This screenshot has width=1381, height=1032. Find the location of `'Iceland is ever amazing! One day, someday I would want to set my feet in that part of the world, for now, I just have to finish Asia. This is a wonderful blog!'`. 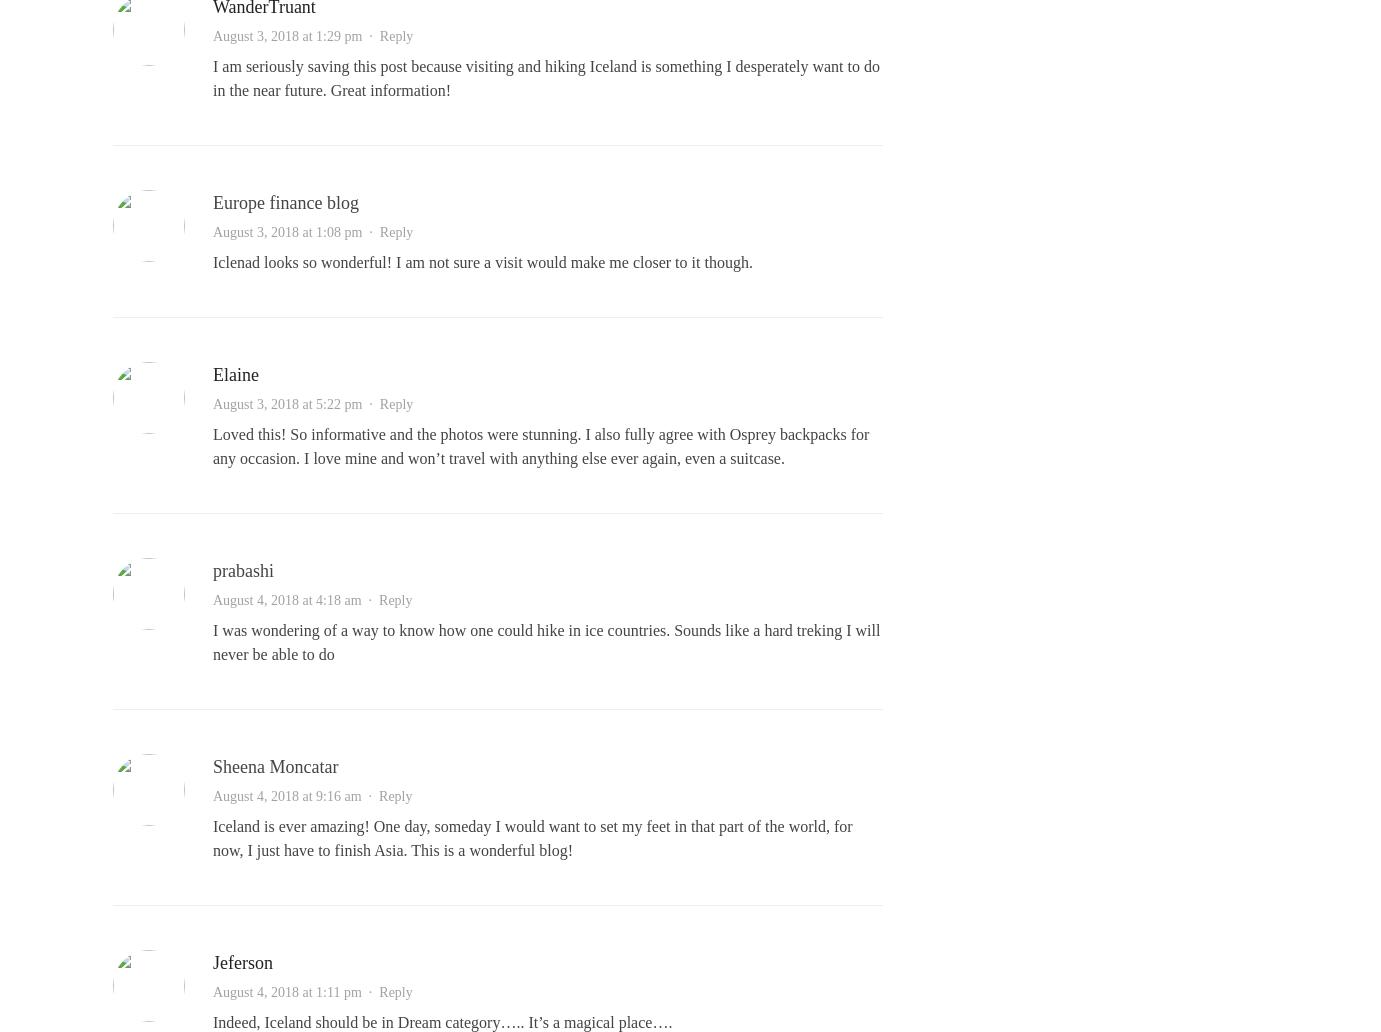

'Iceland is ever amazing! One day, someday I would want to set my feet in that part of the world, for now, I just have to finish Asia. This is a wonderful blog!' is located at coordinates (211, 838).